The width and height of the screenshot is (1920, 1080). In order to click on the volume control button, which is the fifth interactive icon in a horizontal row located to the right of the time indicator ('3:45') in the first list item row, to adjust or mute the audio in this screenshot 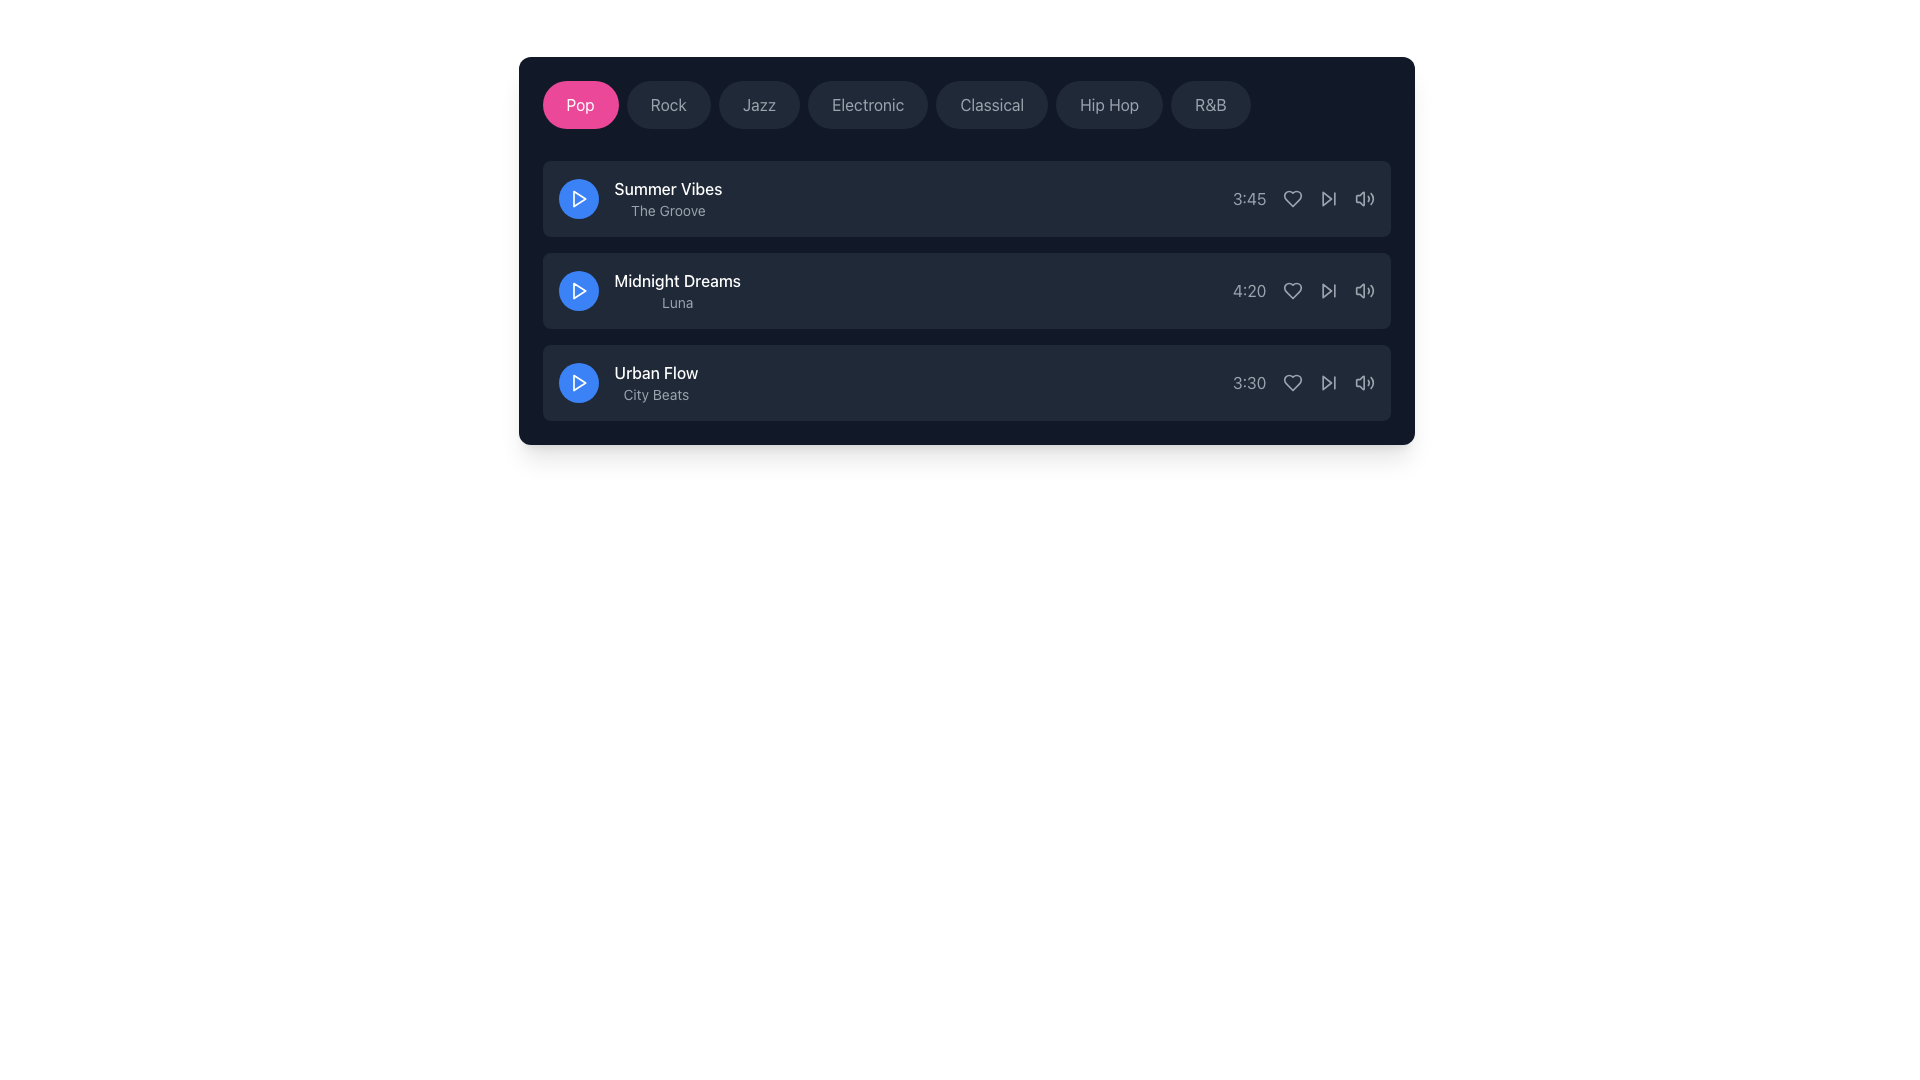, I will do `click(1363, 199)`.